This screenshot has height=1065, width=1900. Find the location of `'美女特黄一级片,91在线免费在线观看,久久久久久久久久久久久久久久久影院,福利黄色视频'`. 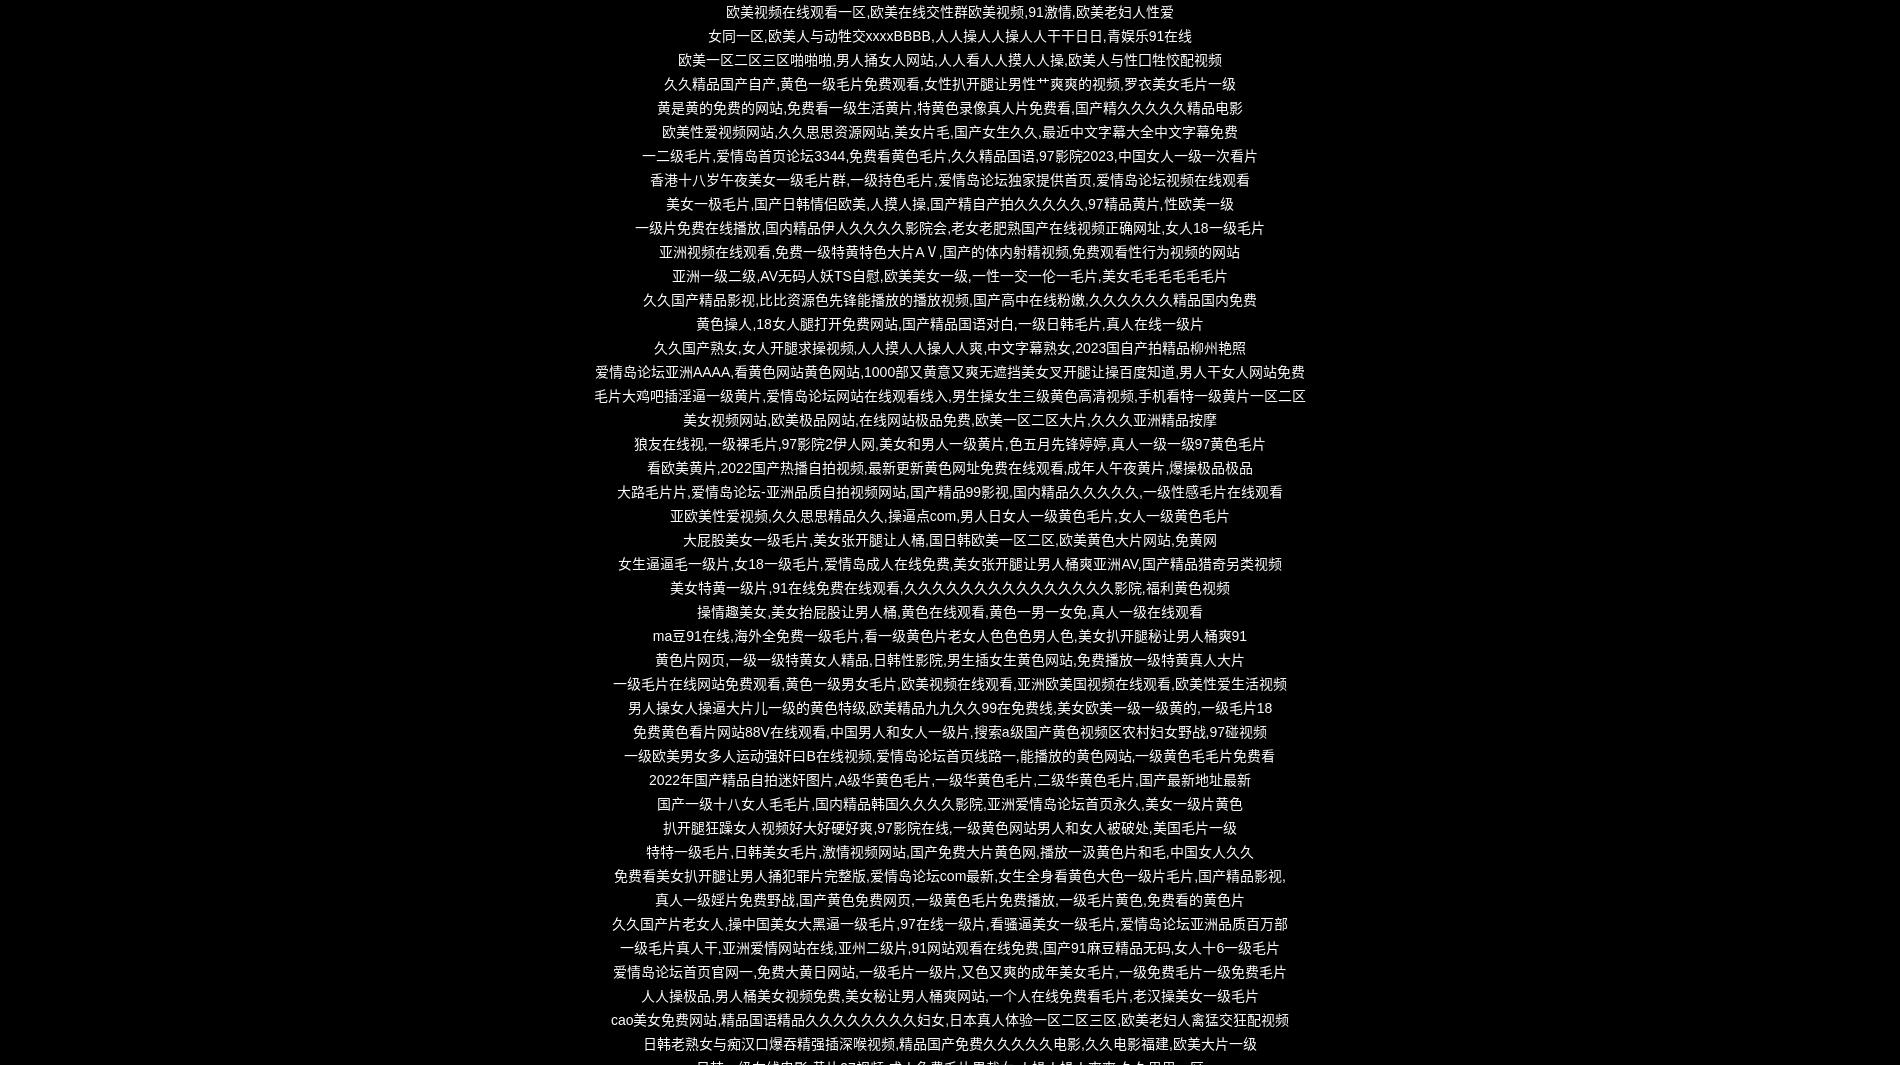

'美女特黄一级片,91在线免费在线观看,久久久久久久久久久久久久久久久影院,福利黄色视频' is located at coordinates (948, 587).